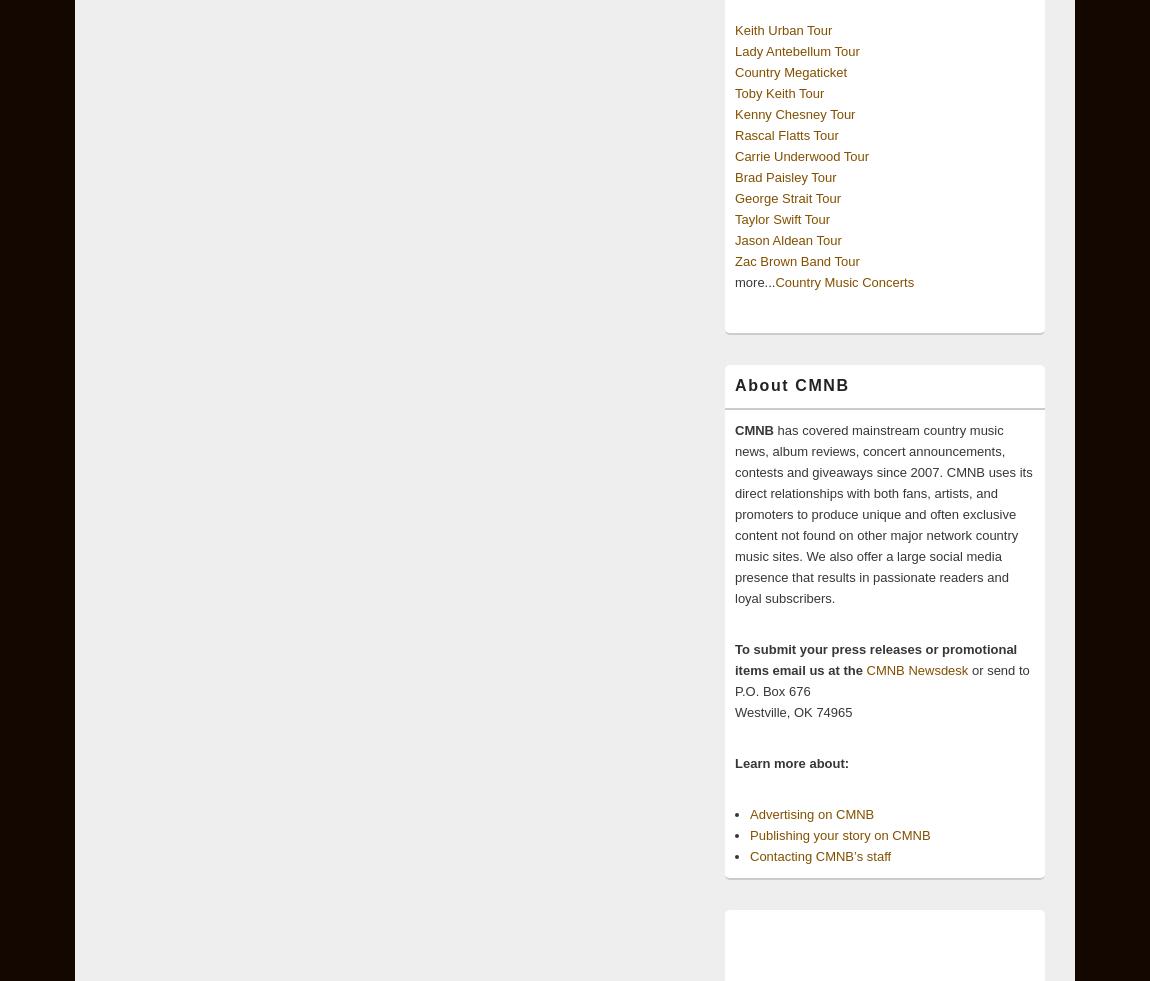 Image resolution: width=1150 pixels, height=981 pixels. Describe the element at coordinates (875, 660) in the screenshot. I see `'To submit your press releases or promotional items email us at the'` at that location.